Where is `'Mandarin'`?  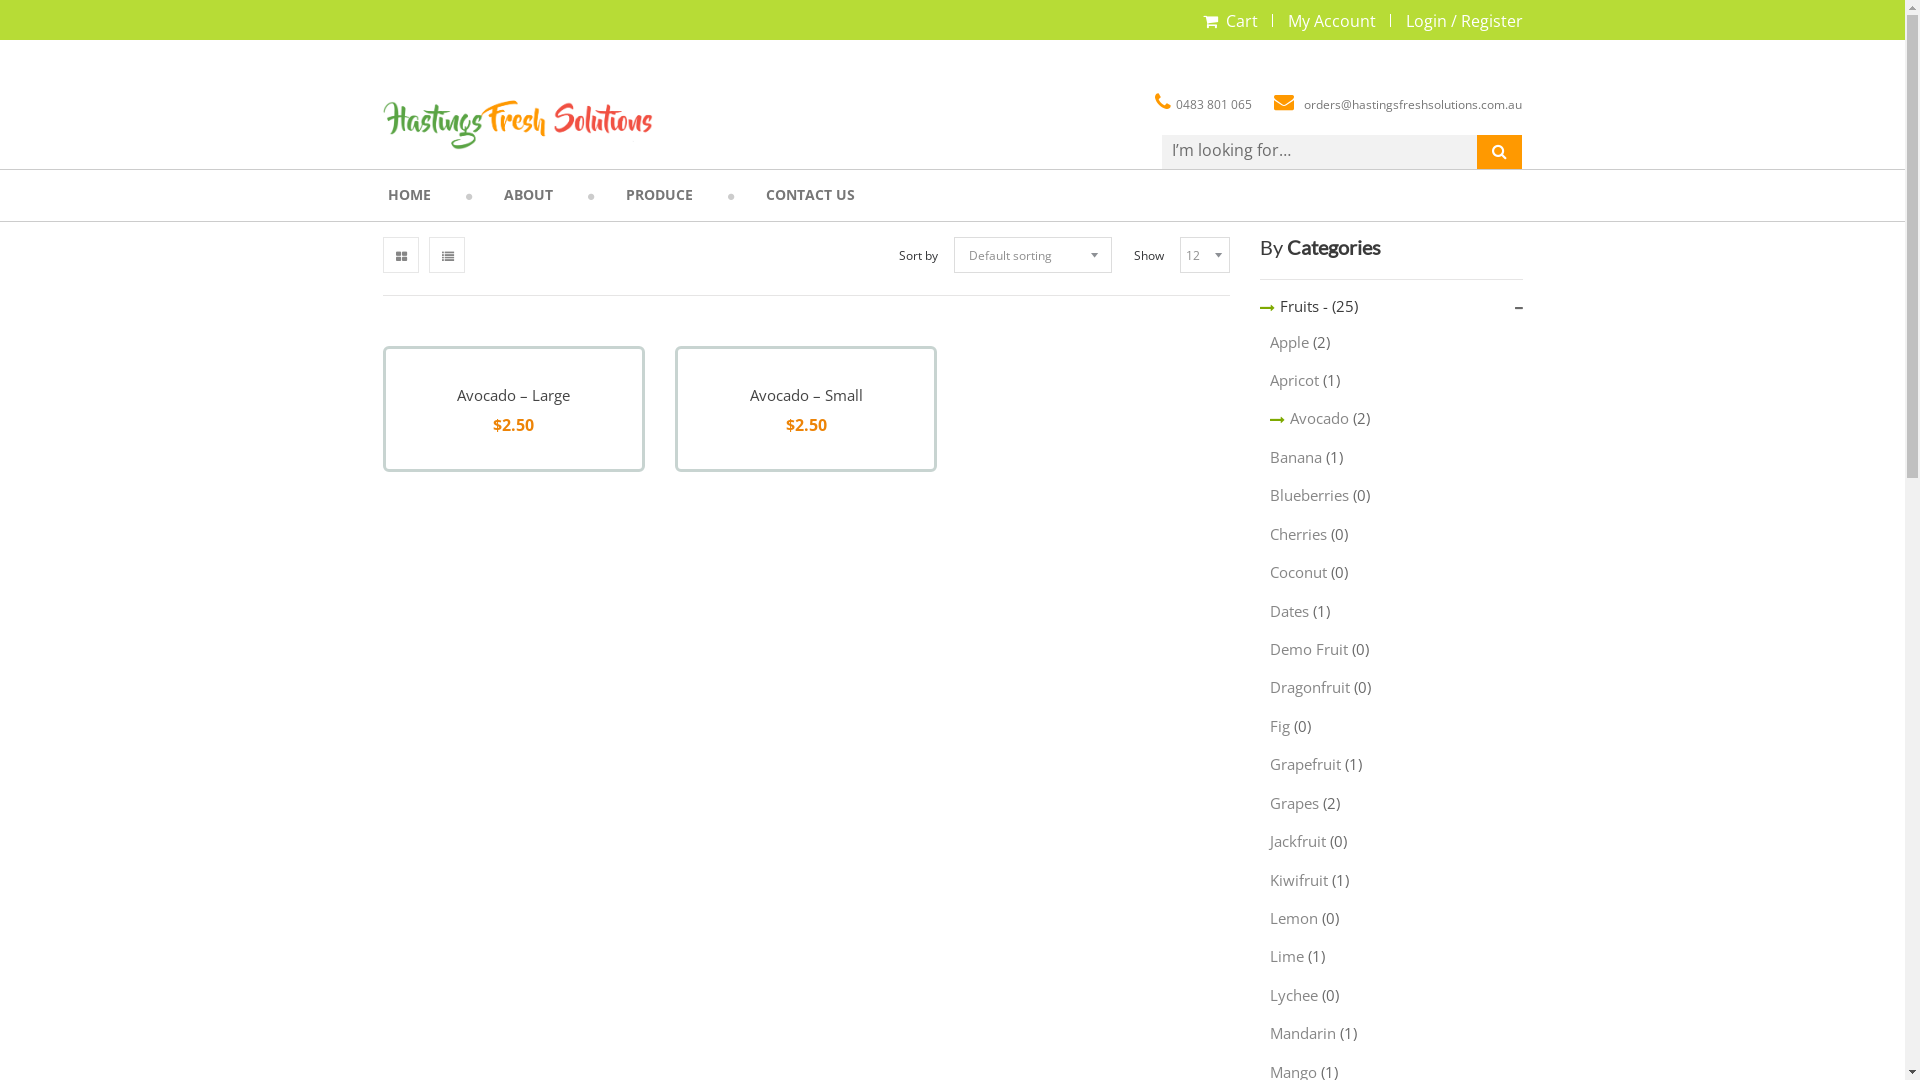
'Mandarin' is located at coordinates (1302, 1033).